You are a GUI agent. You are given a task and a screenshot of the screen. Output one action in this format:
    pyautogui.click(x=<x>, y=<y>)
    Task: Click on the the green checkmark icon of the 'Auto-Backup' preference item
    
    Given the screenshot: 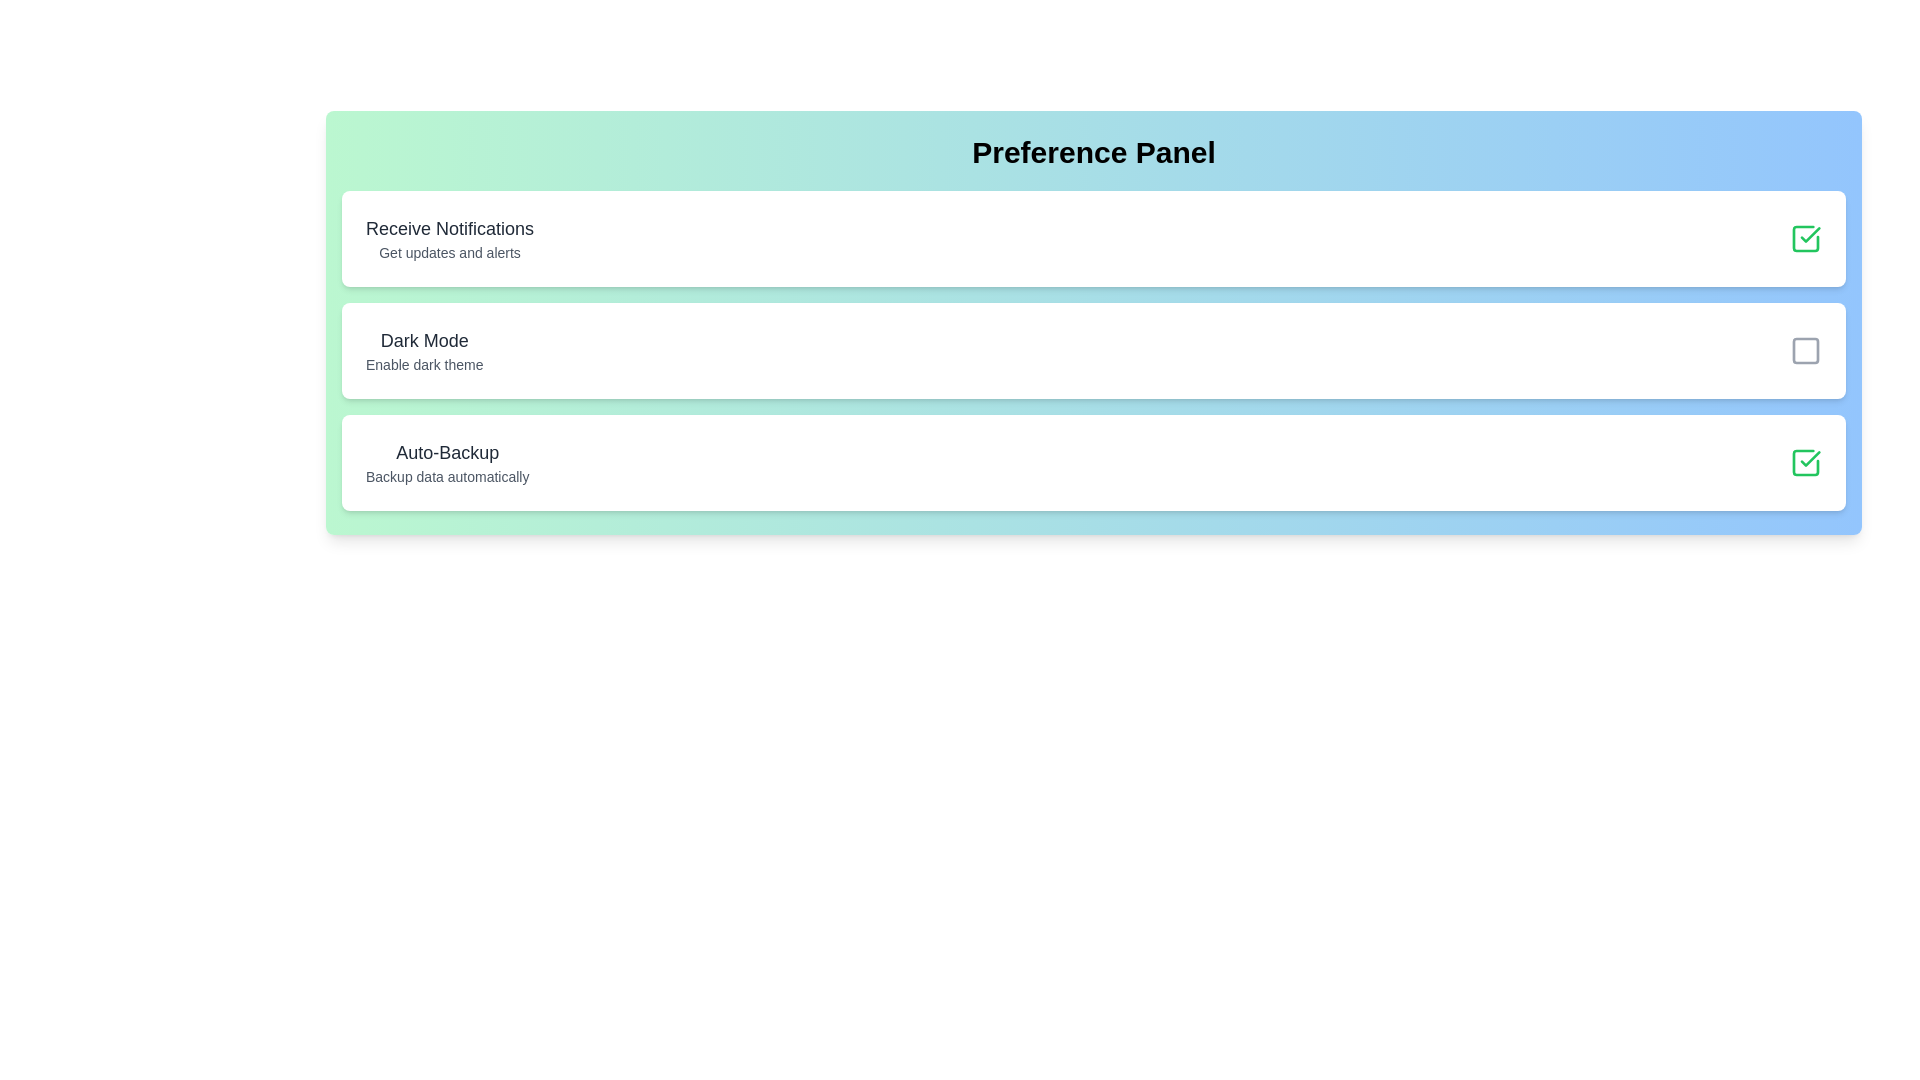 What is the action you would take?
    pyautogui.click(x=1805, y=462)
    